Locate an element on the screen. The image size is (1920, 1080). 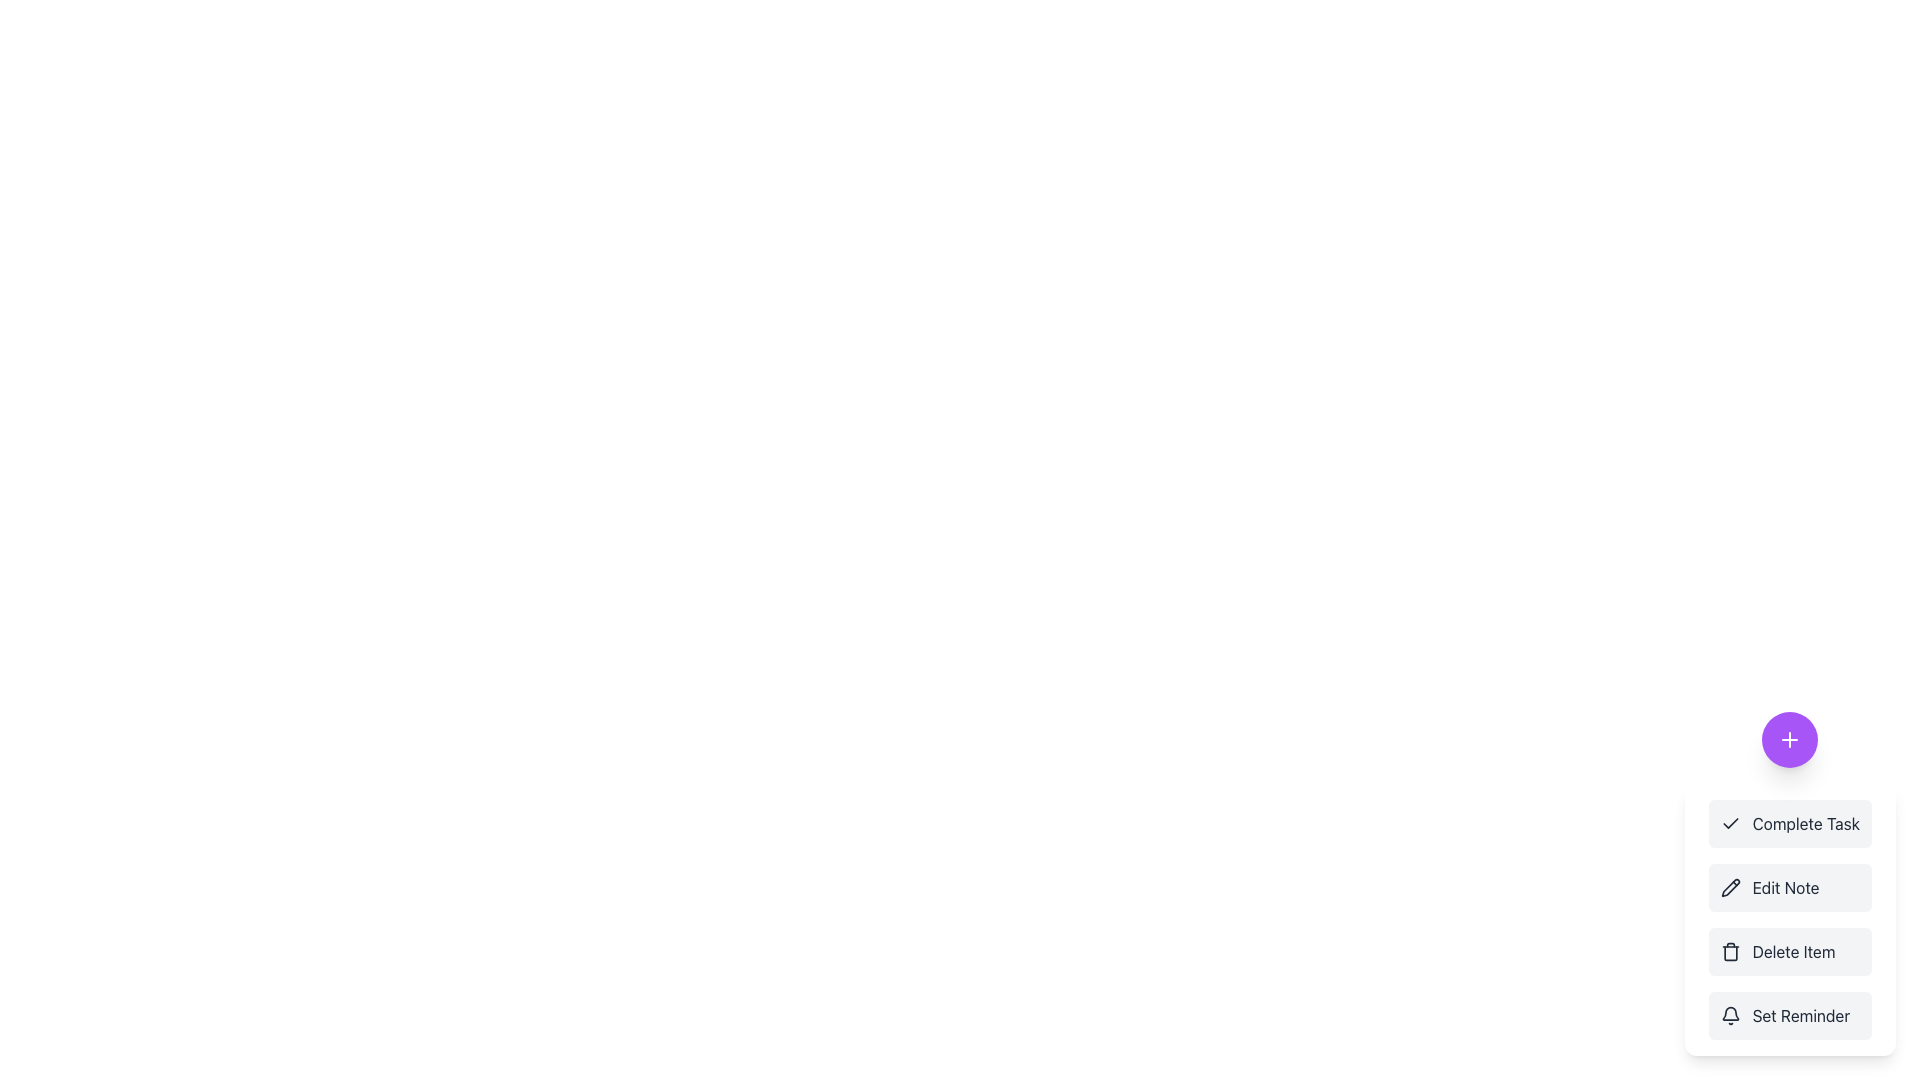
the pencil icon indicating the edit function located inside the row labeled 'Edit Note' is located at coordinates (1729, 886).